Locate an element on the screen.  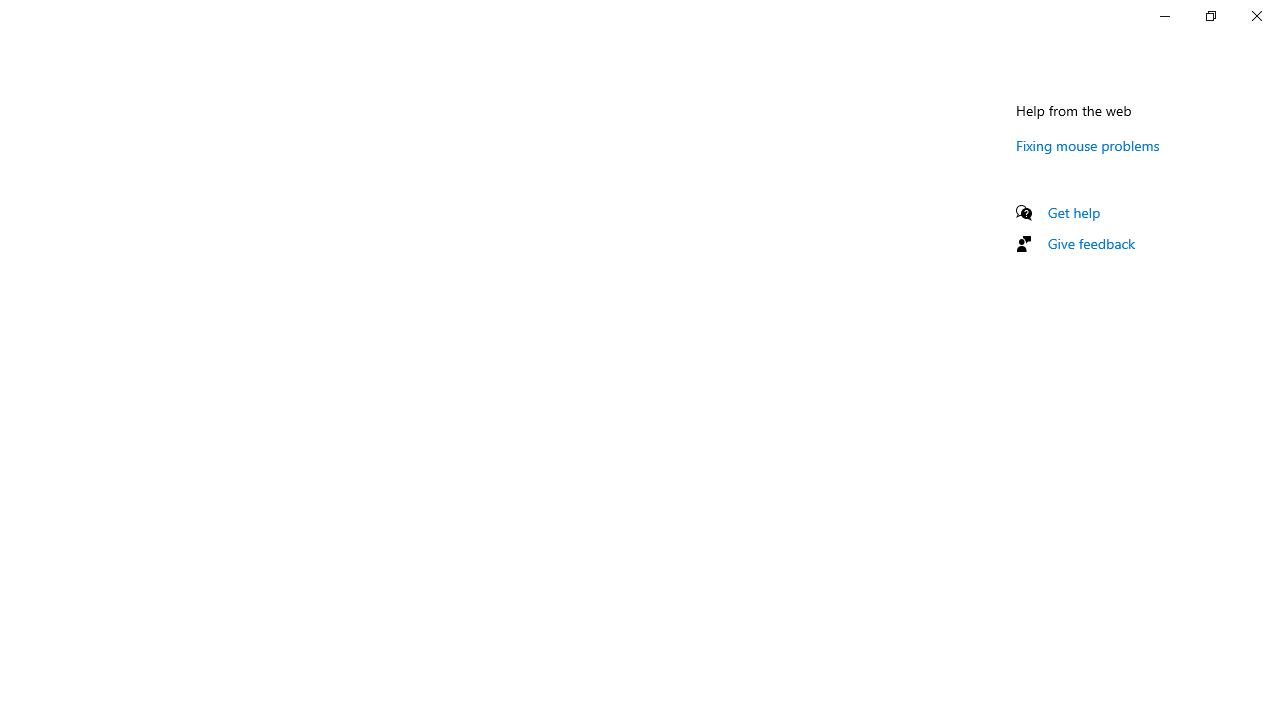
'Close Settings' is located at coordinates (1255, 15).